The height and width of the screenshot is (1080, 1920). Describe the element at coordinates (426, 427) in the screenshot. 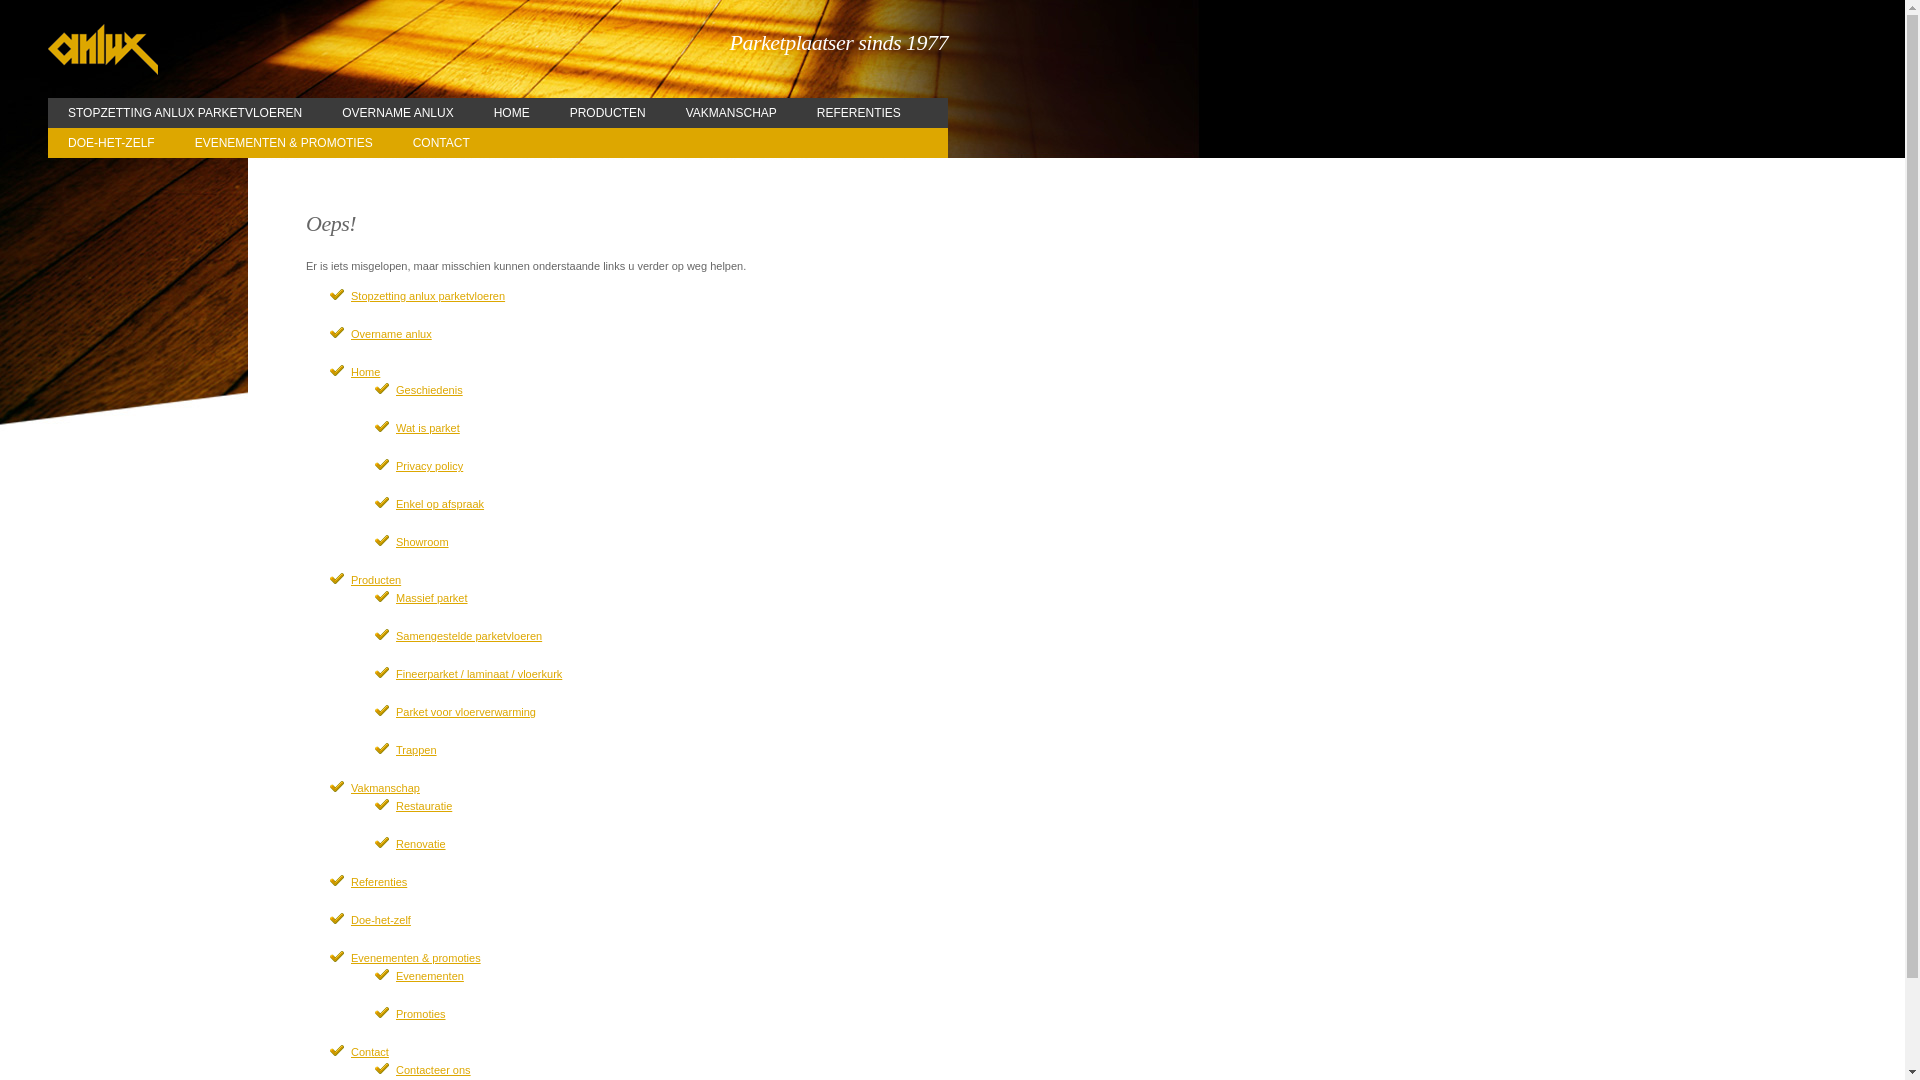

I see `'Wat is parket'` at that location.